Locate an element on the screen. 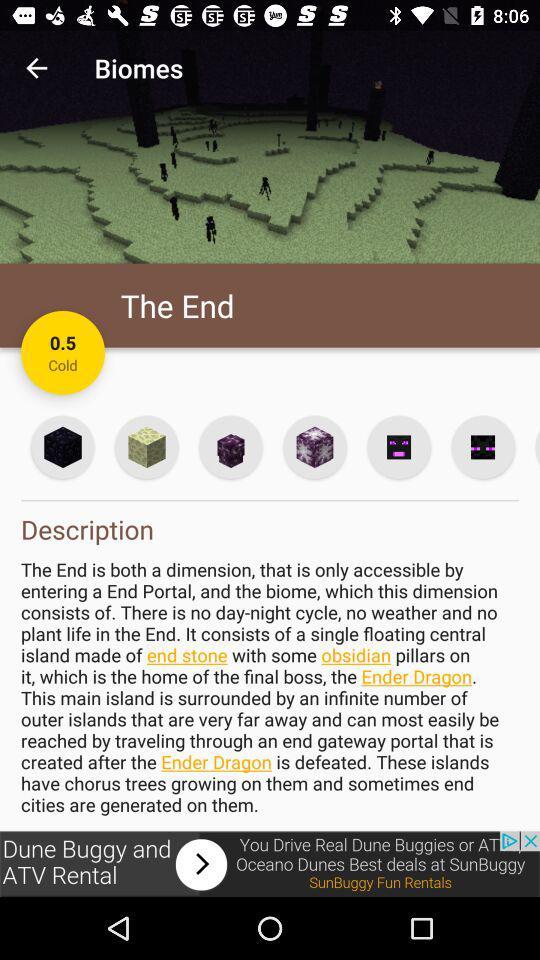 This screenshot has width=540, height=960. selection button is located at coordinates (63, 447).